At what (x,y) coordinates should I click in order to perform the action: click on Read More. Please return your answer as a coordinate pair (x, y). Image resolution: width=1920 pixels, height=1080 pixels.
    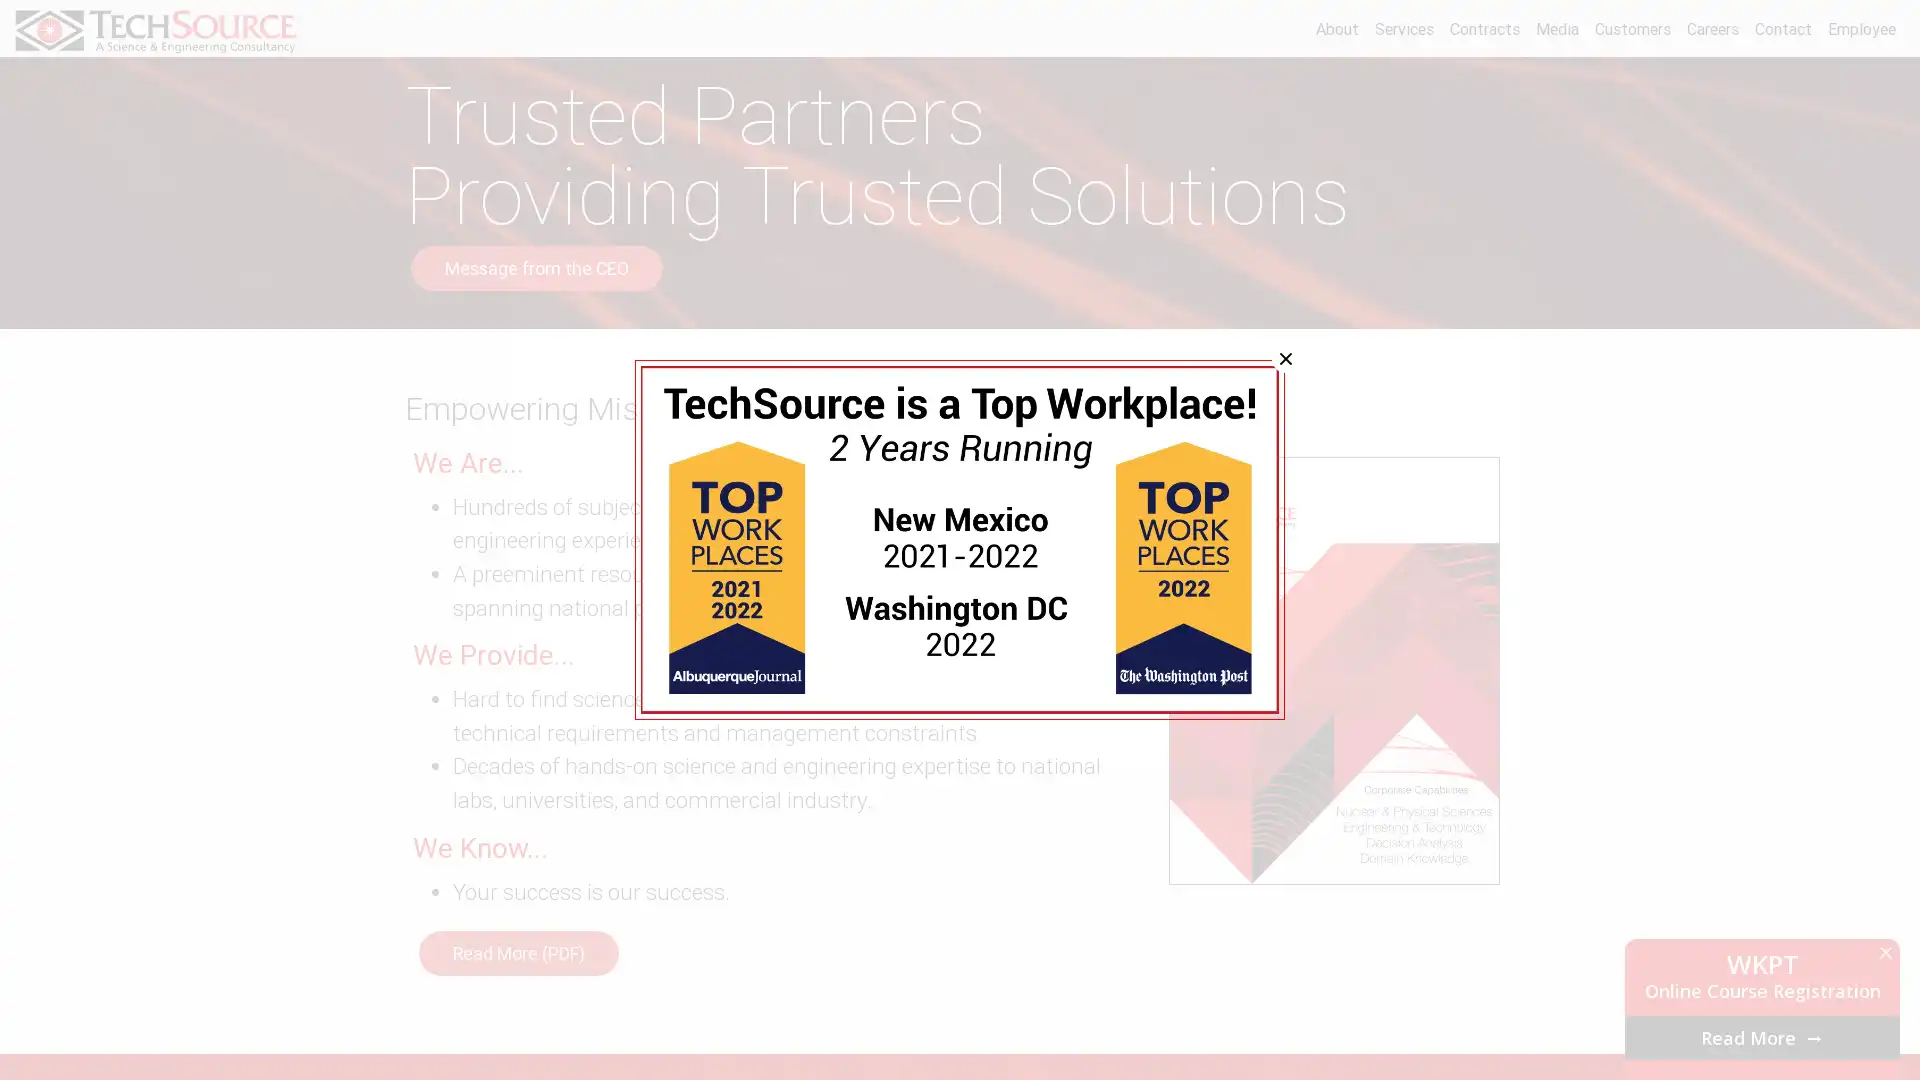
    Looking at the image, I should click on (1762, 1036).